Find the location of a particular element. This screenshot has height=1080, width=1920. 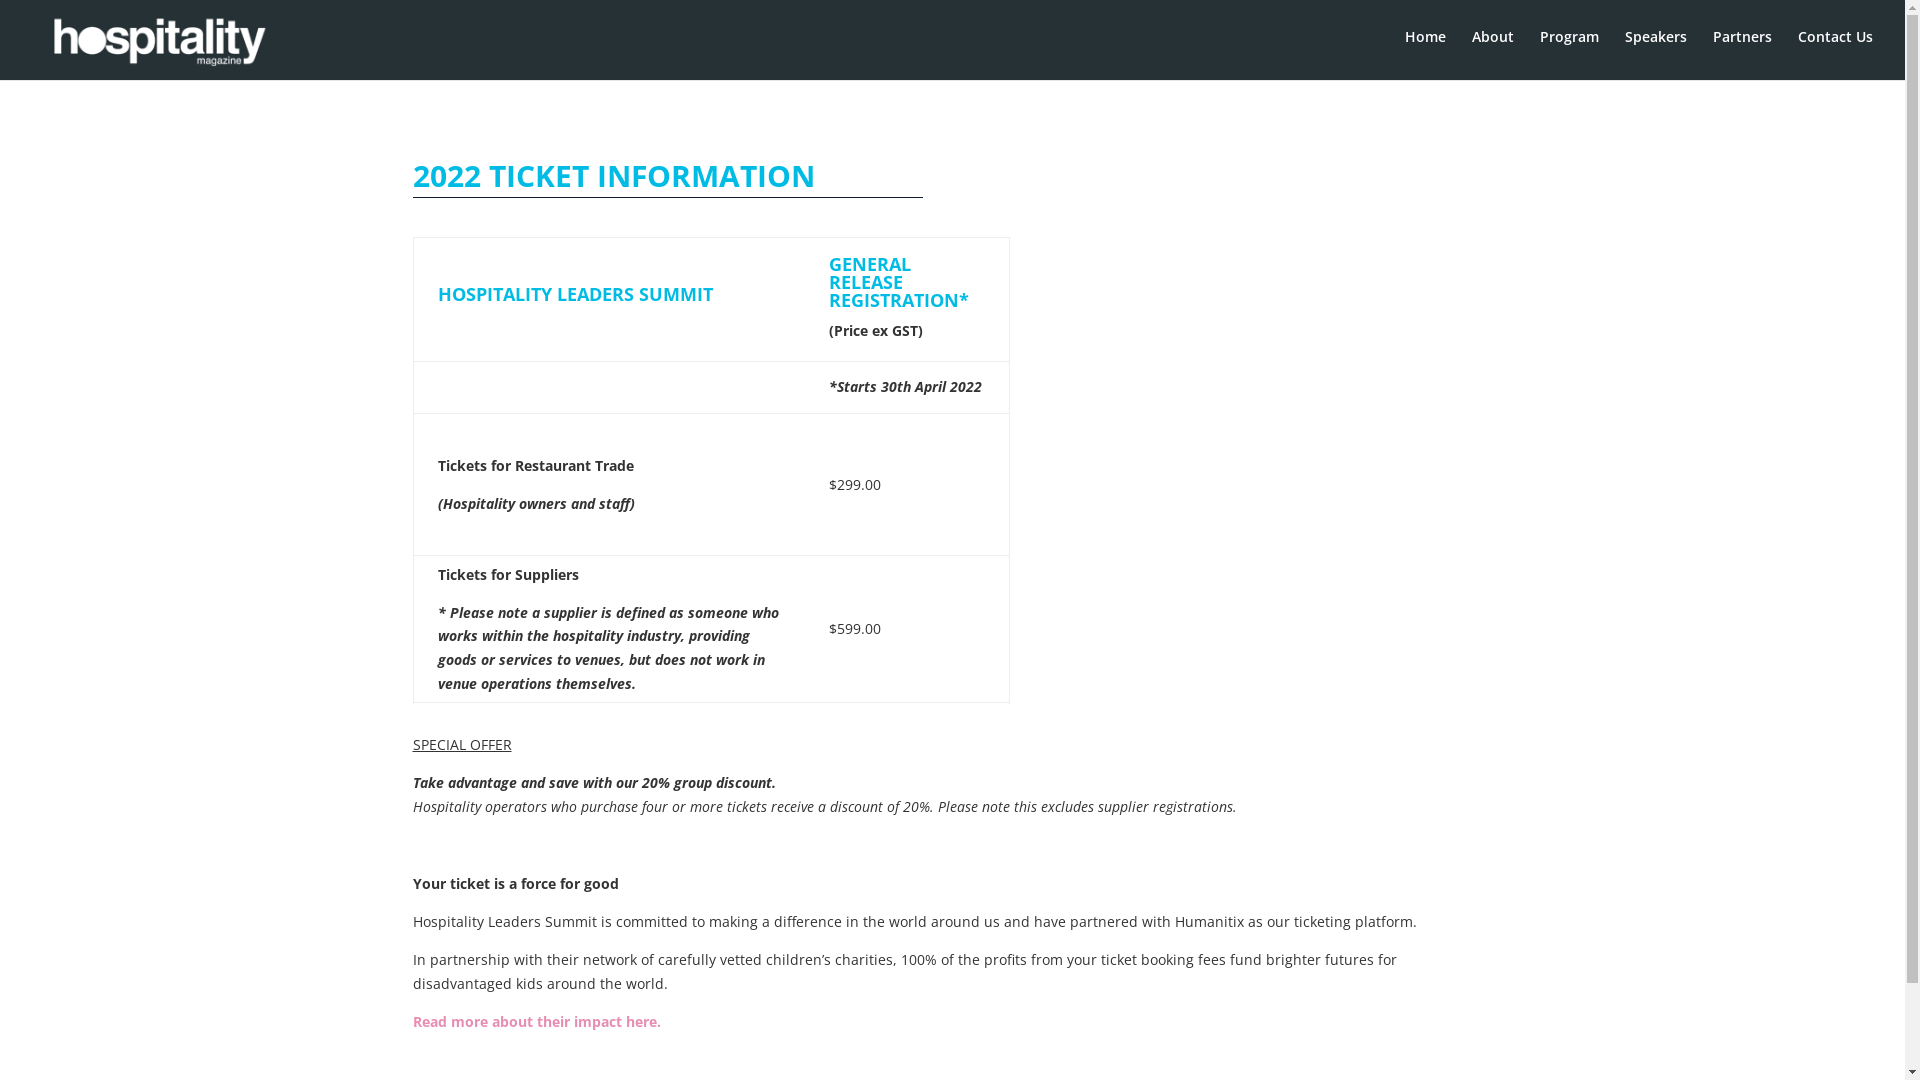

'Speakers' is located at coordinates (1625, 50).